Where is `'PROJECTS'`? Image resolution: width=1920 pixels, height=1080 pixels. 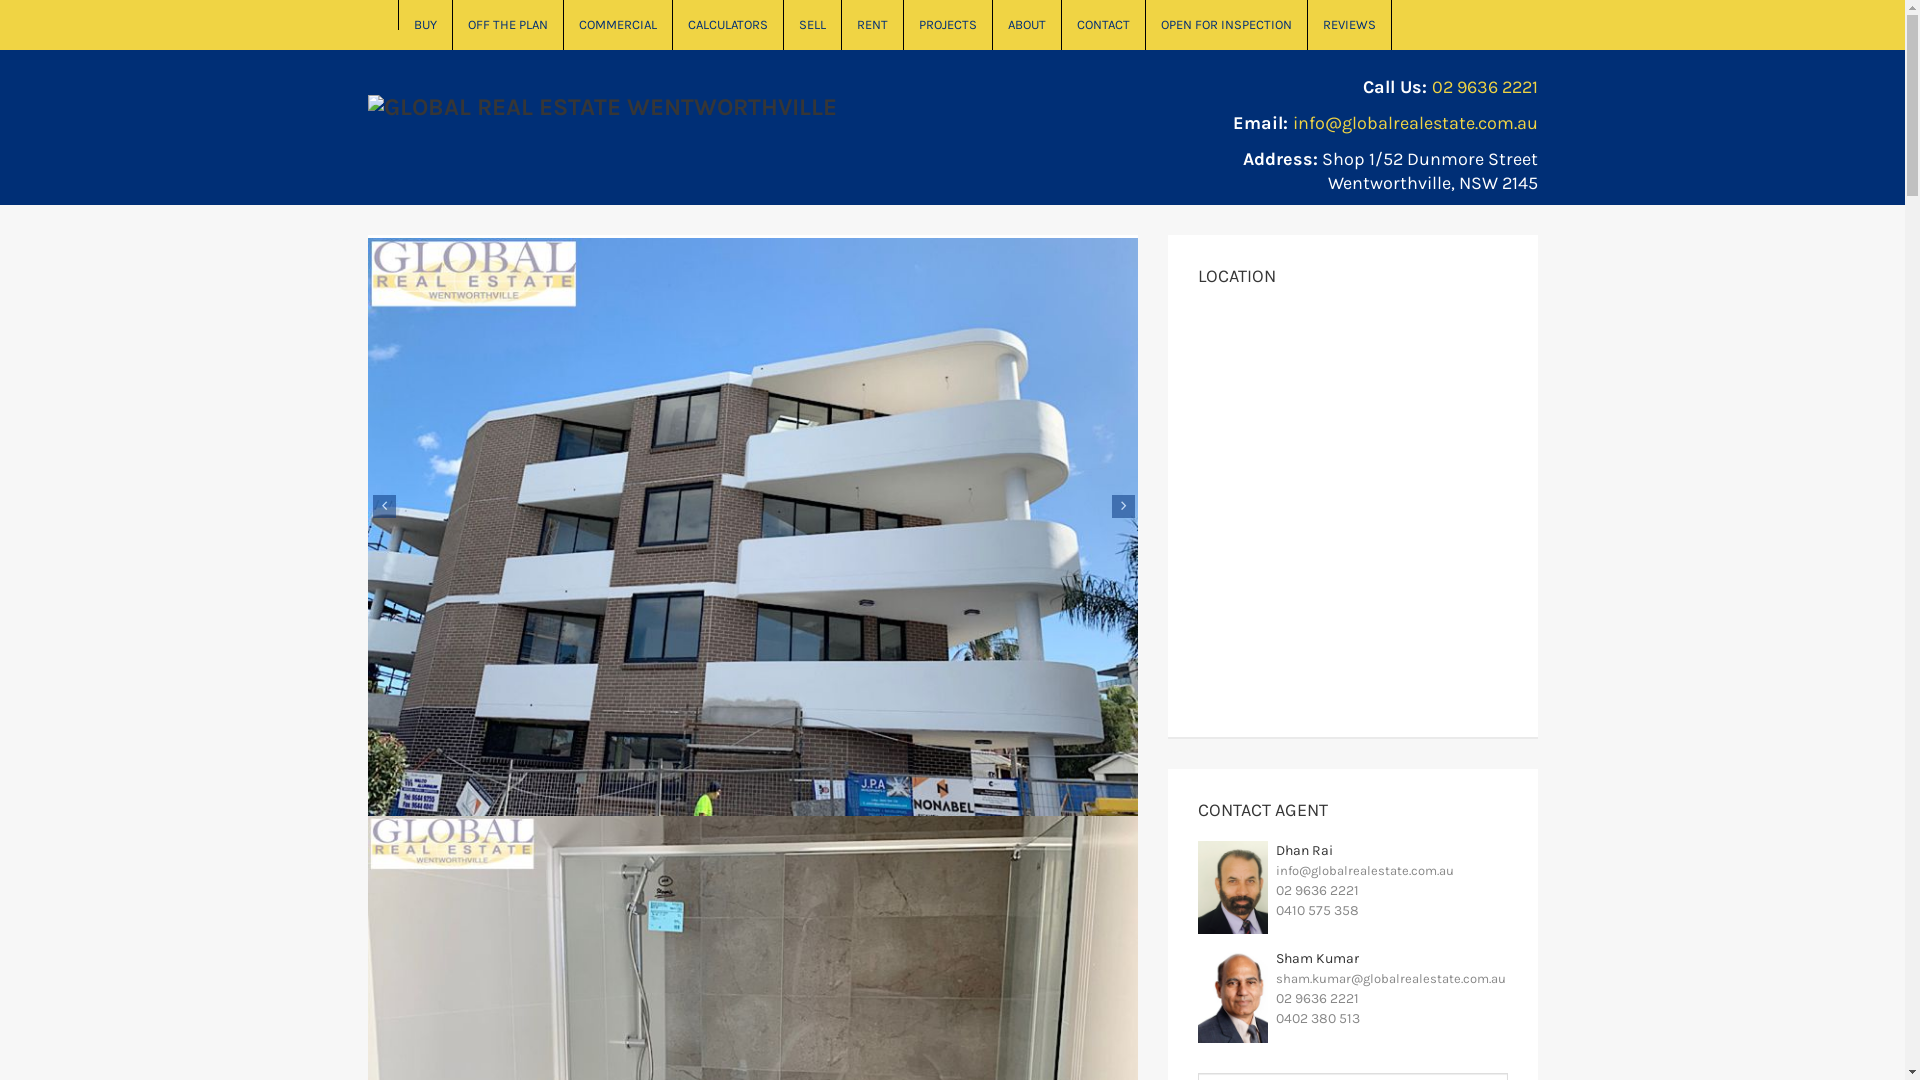
'PROJECTS' is located at coordinates (947, 24).